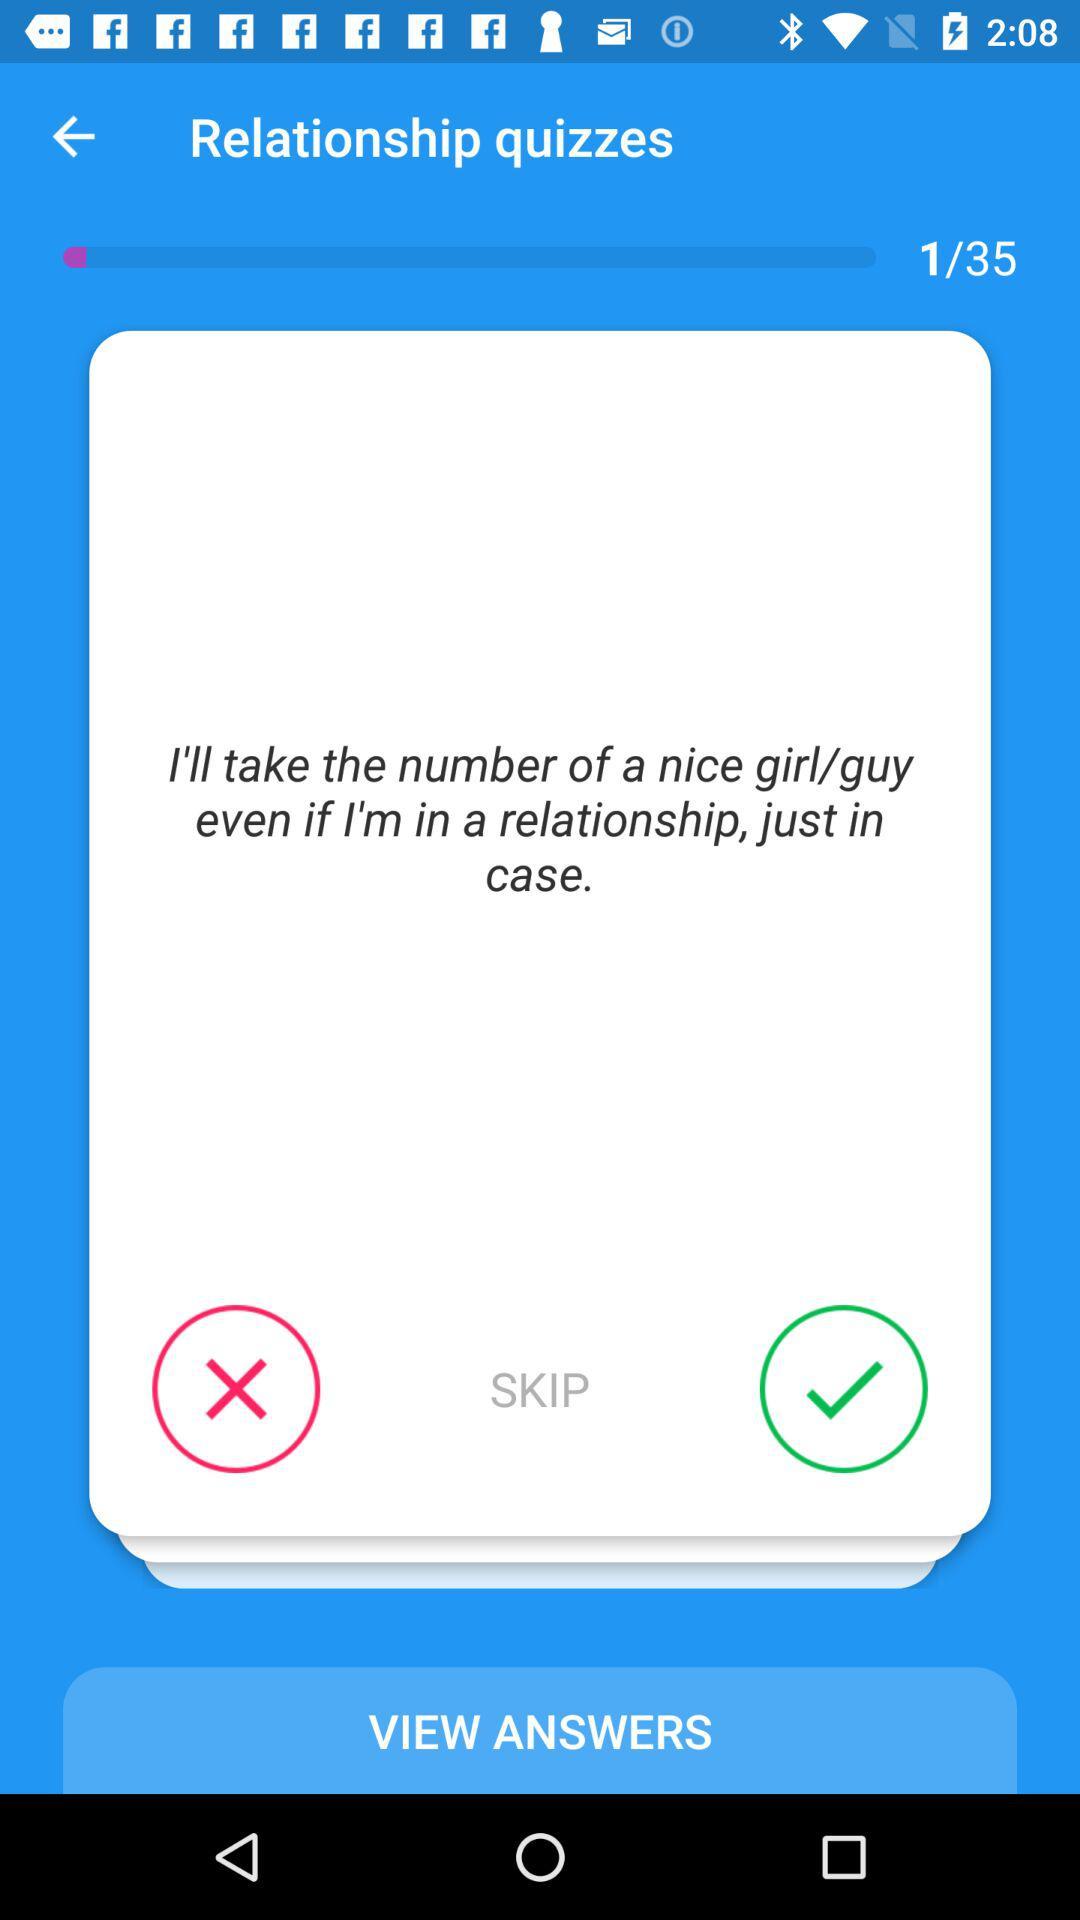 The width and height of the screenshot is (1080, 1920). What do you see at coordinates (235, 1387) in the screenshot?
I see `the close icon` at bounding box center [235, 1387].